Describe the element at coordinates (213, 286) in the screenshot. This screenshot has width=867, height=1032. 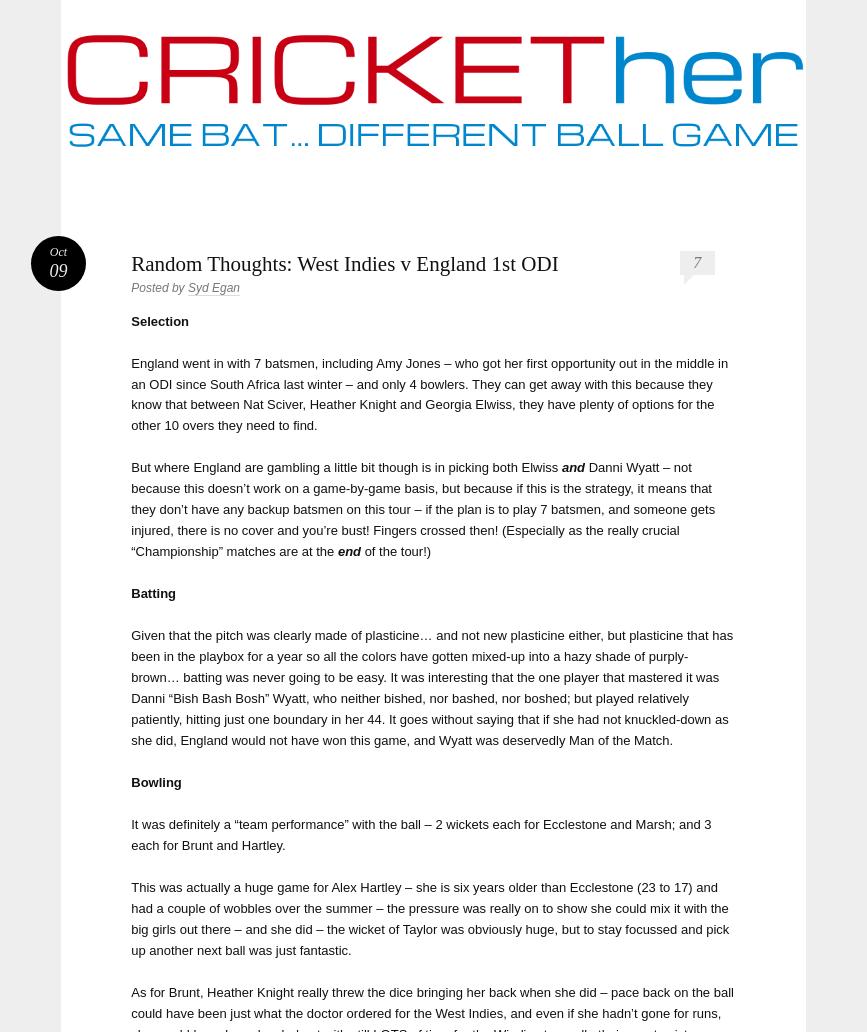
I see `'Syd Egan'` at that location.